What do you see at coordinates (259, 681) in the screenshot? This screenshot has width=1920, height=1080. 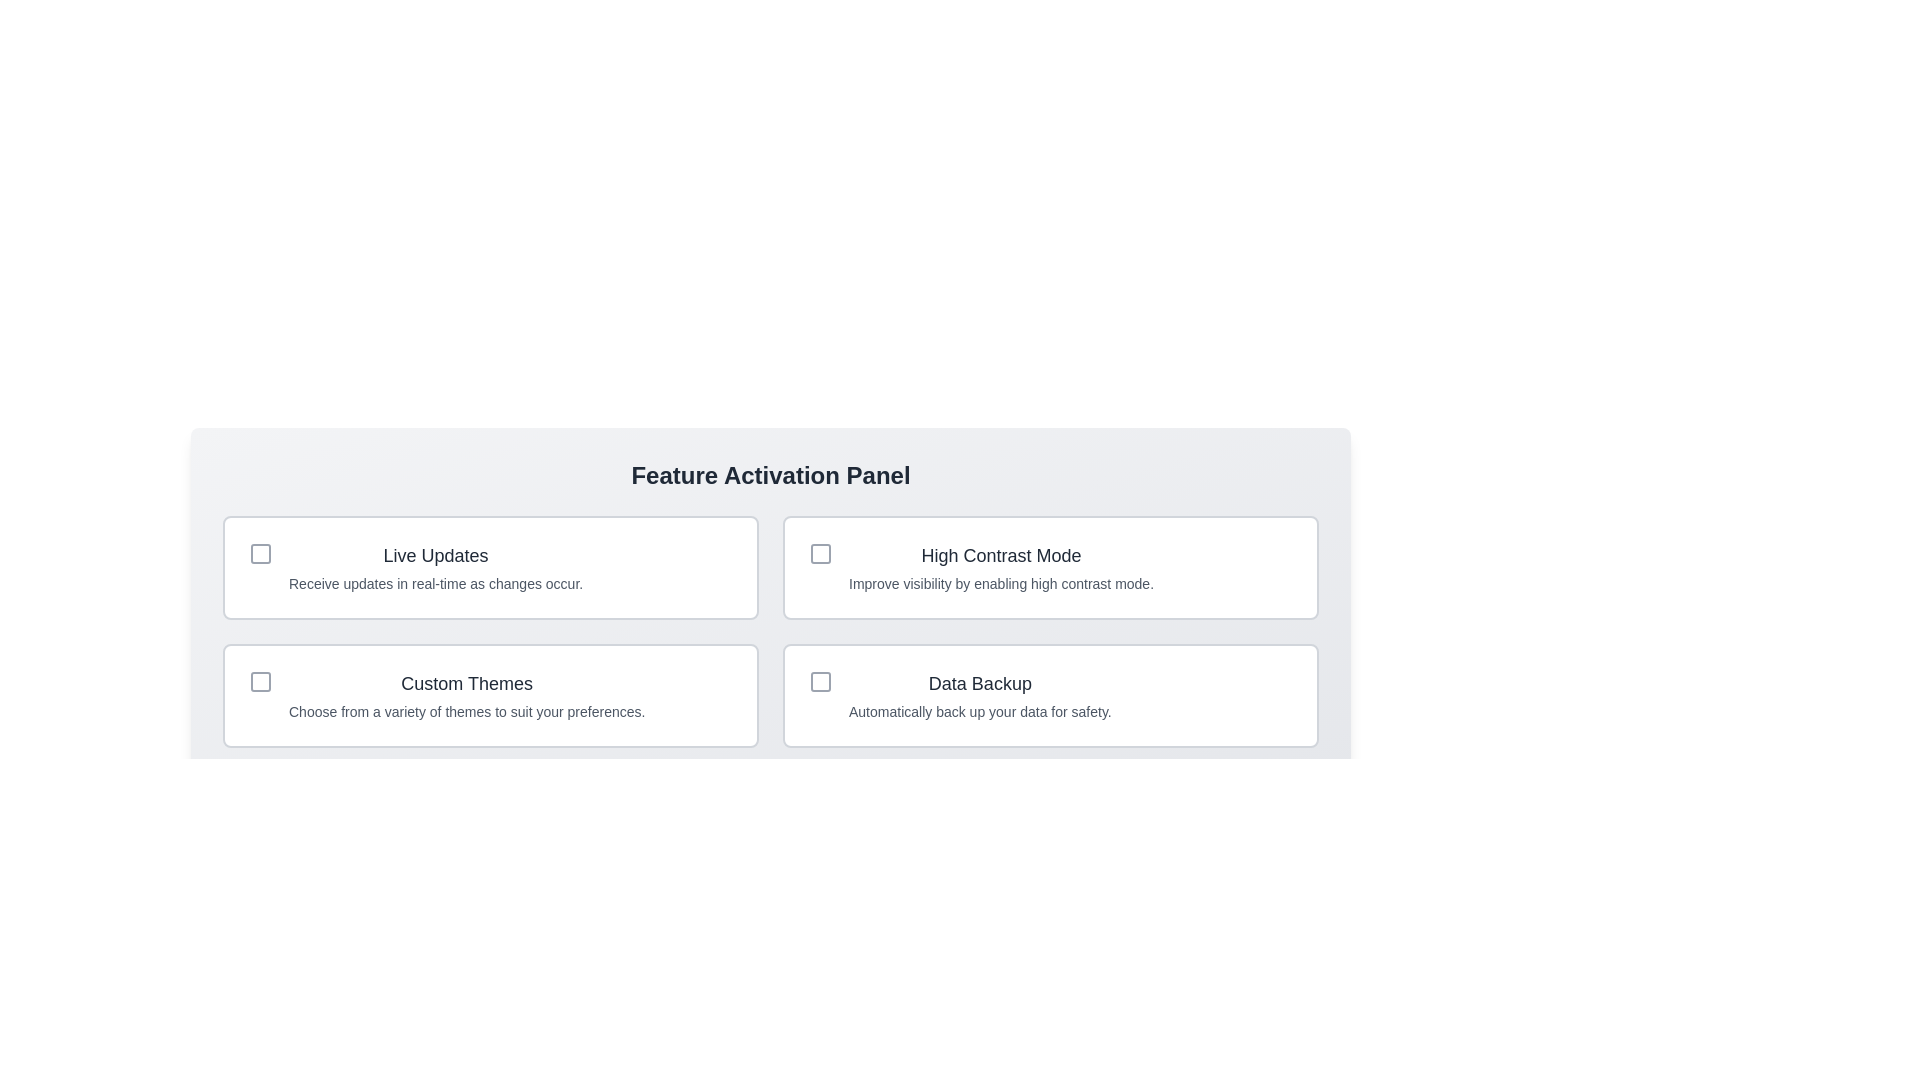 I see `the checkbox indicator for the 'Custom Themes' feature` at bounding box center [259, 681].